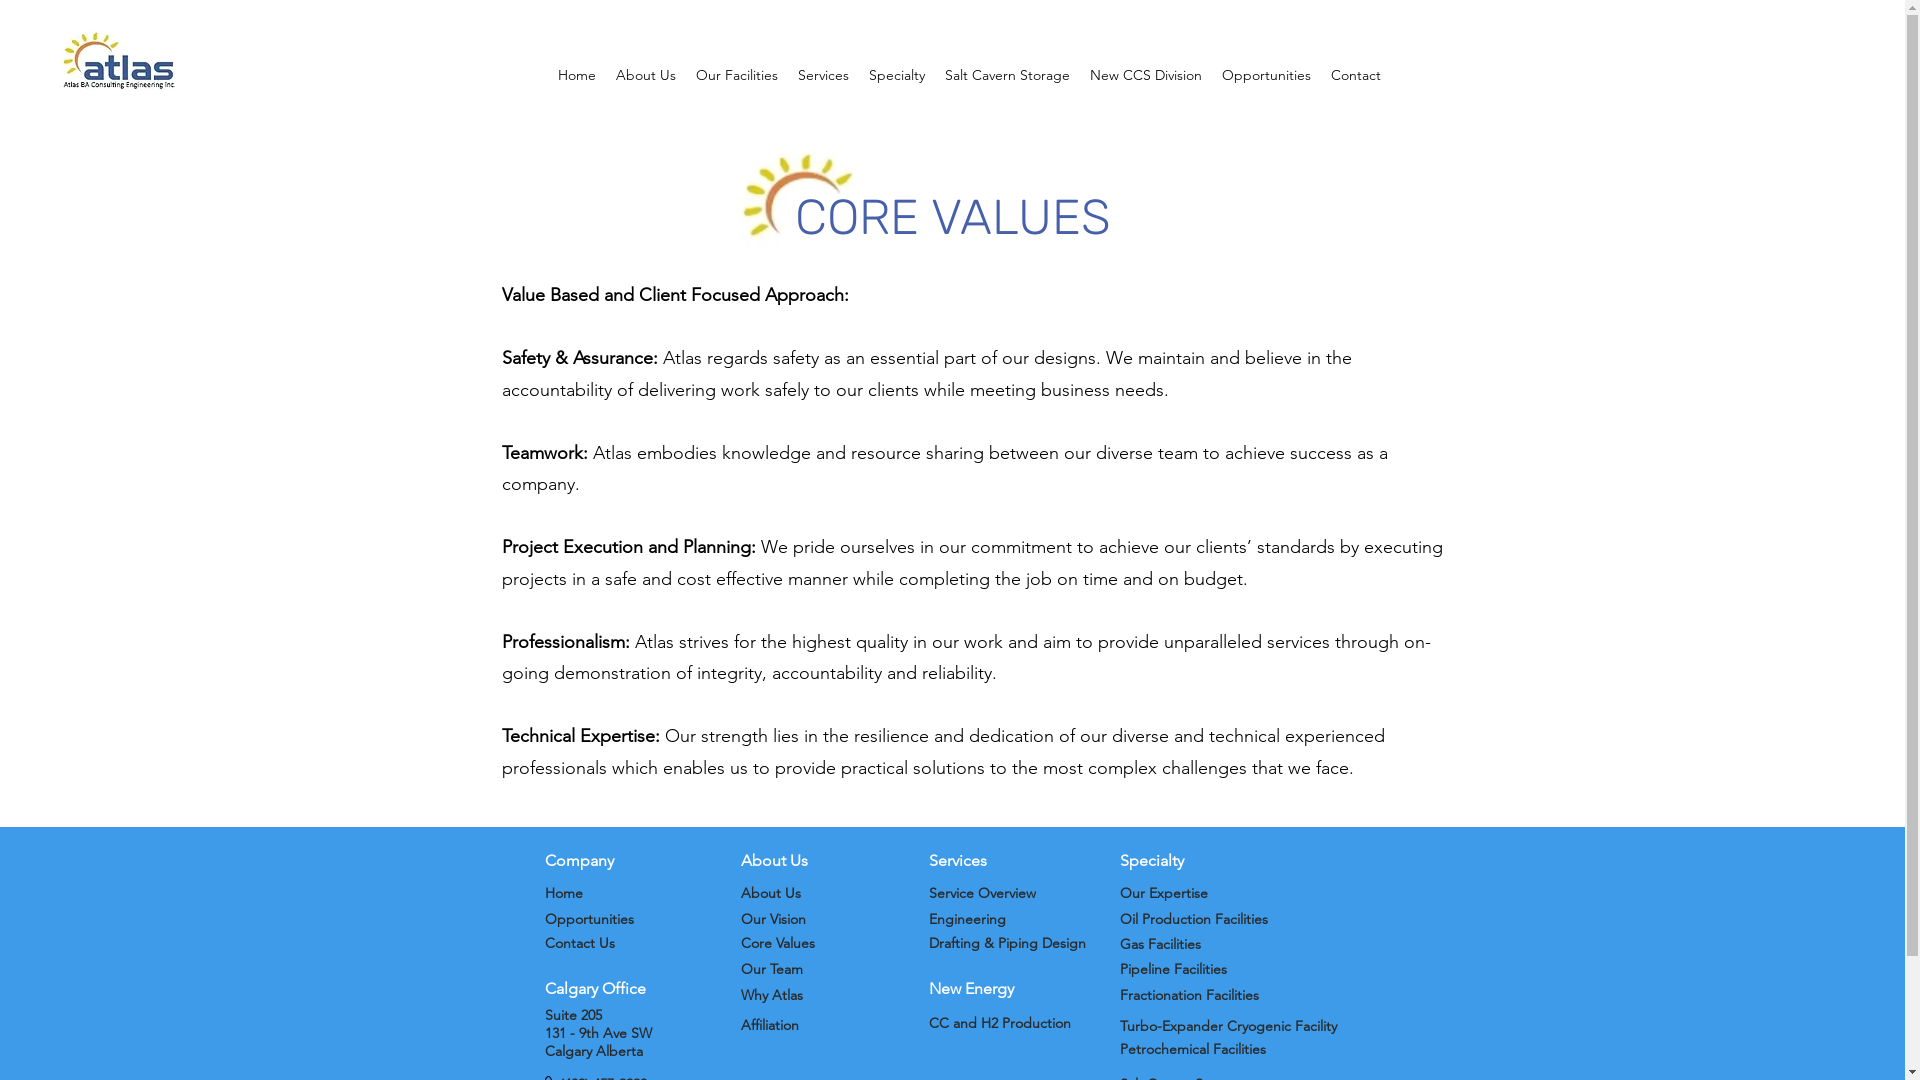  What do you see at coordinates (770, 967) in the screenshot?
I see `'Our Team'` at bounding box center [770, 967].